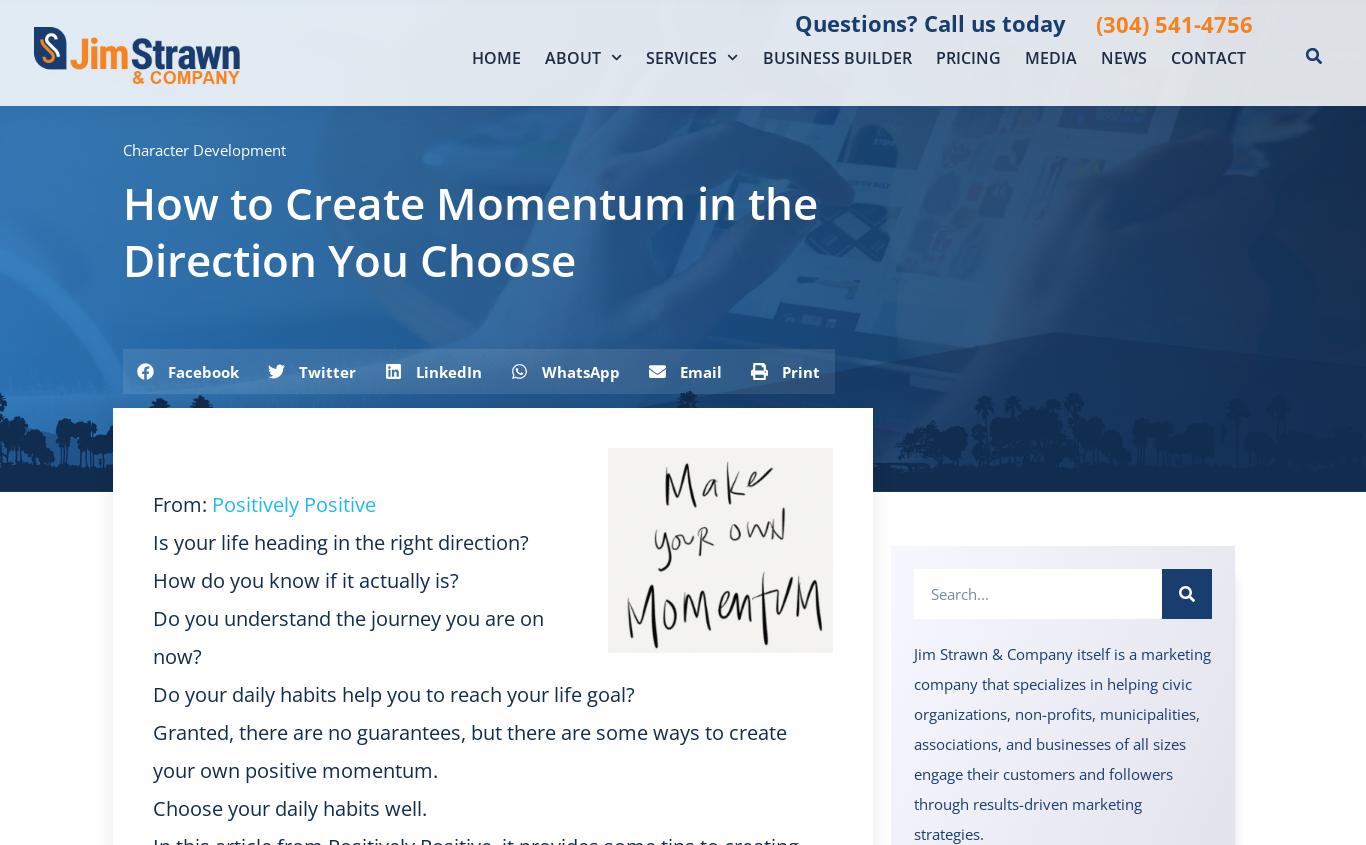  What do you see at coordinates (181, 504) in the screenshot?
I see `'From:'` at bounding box center [181, 504].